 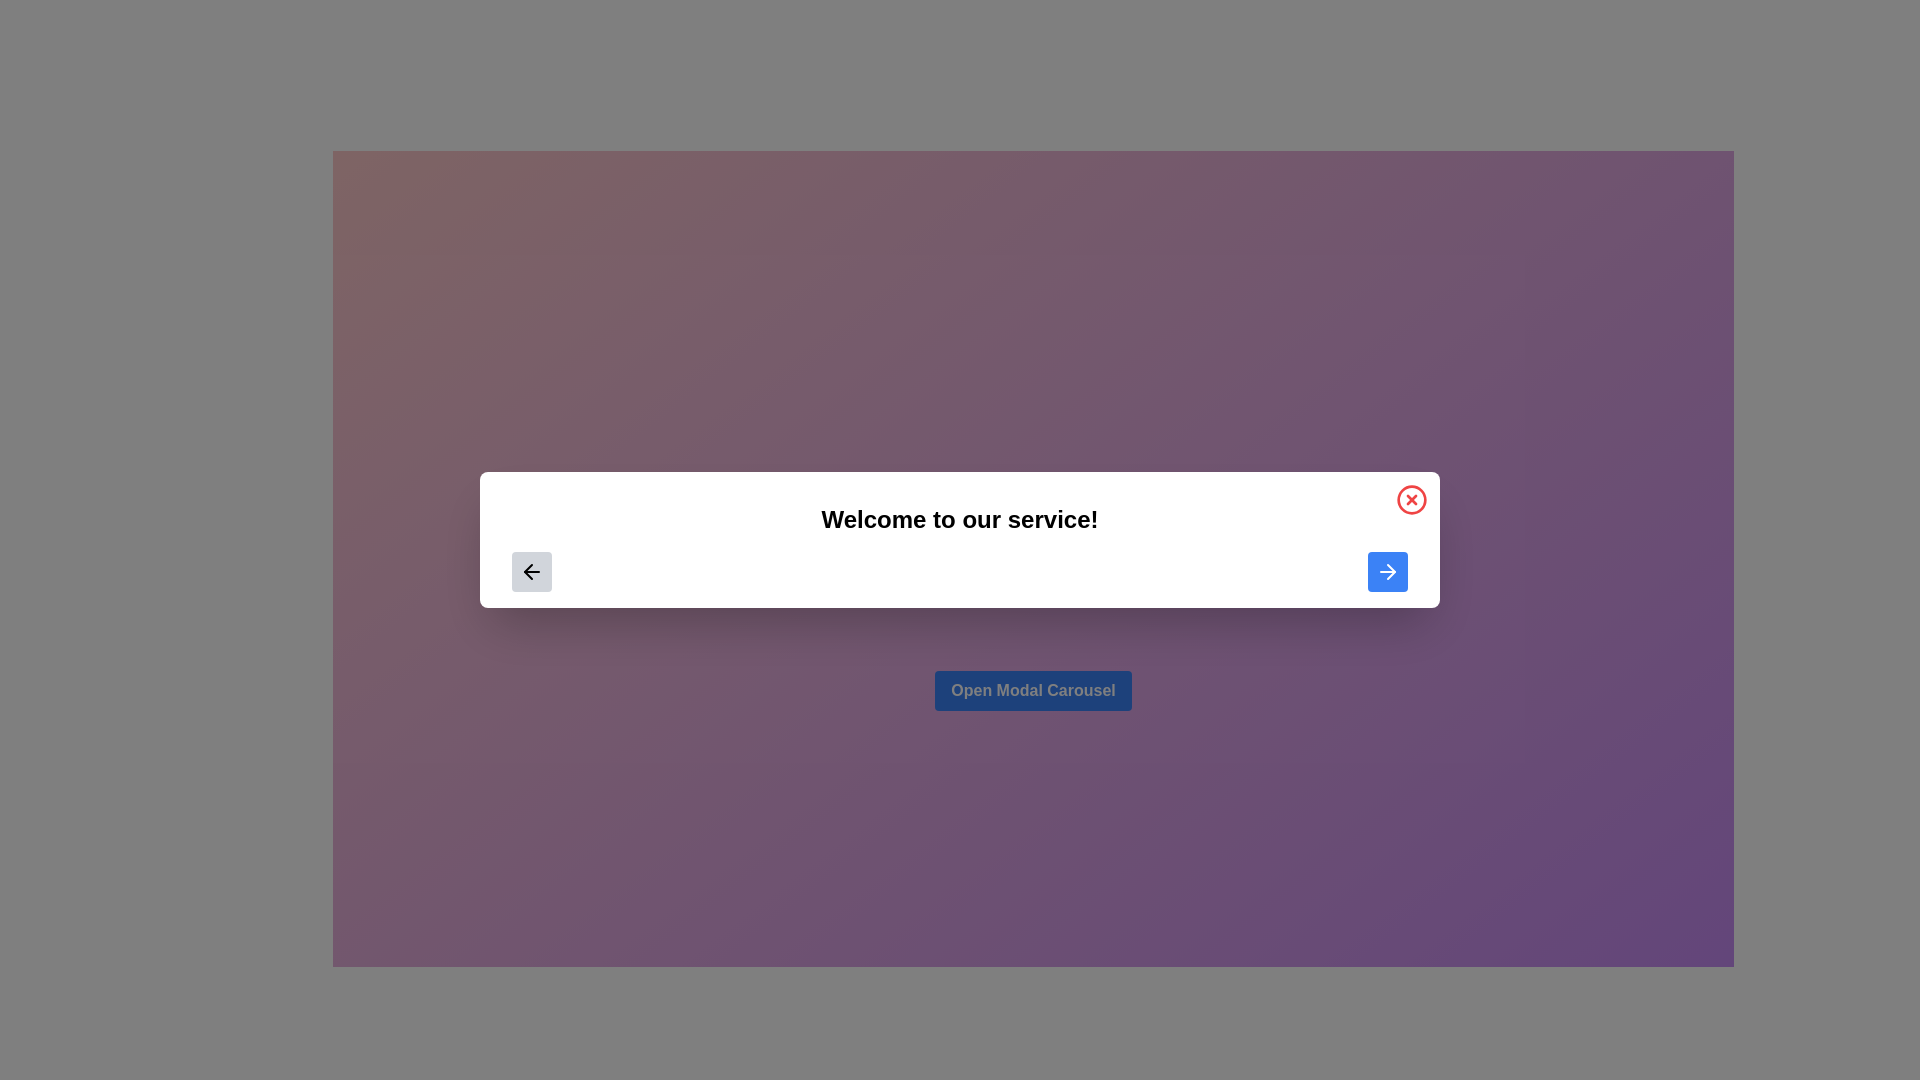 I want to click on the circular button with a red border and red cross located at the top-right corner of the modal interface to visualize interaction, so click(x=1410, y=499).